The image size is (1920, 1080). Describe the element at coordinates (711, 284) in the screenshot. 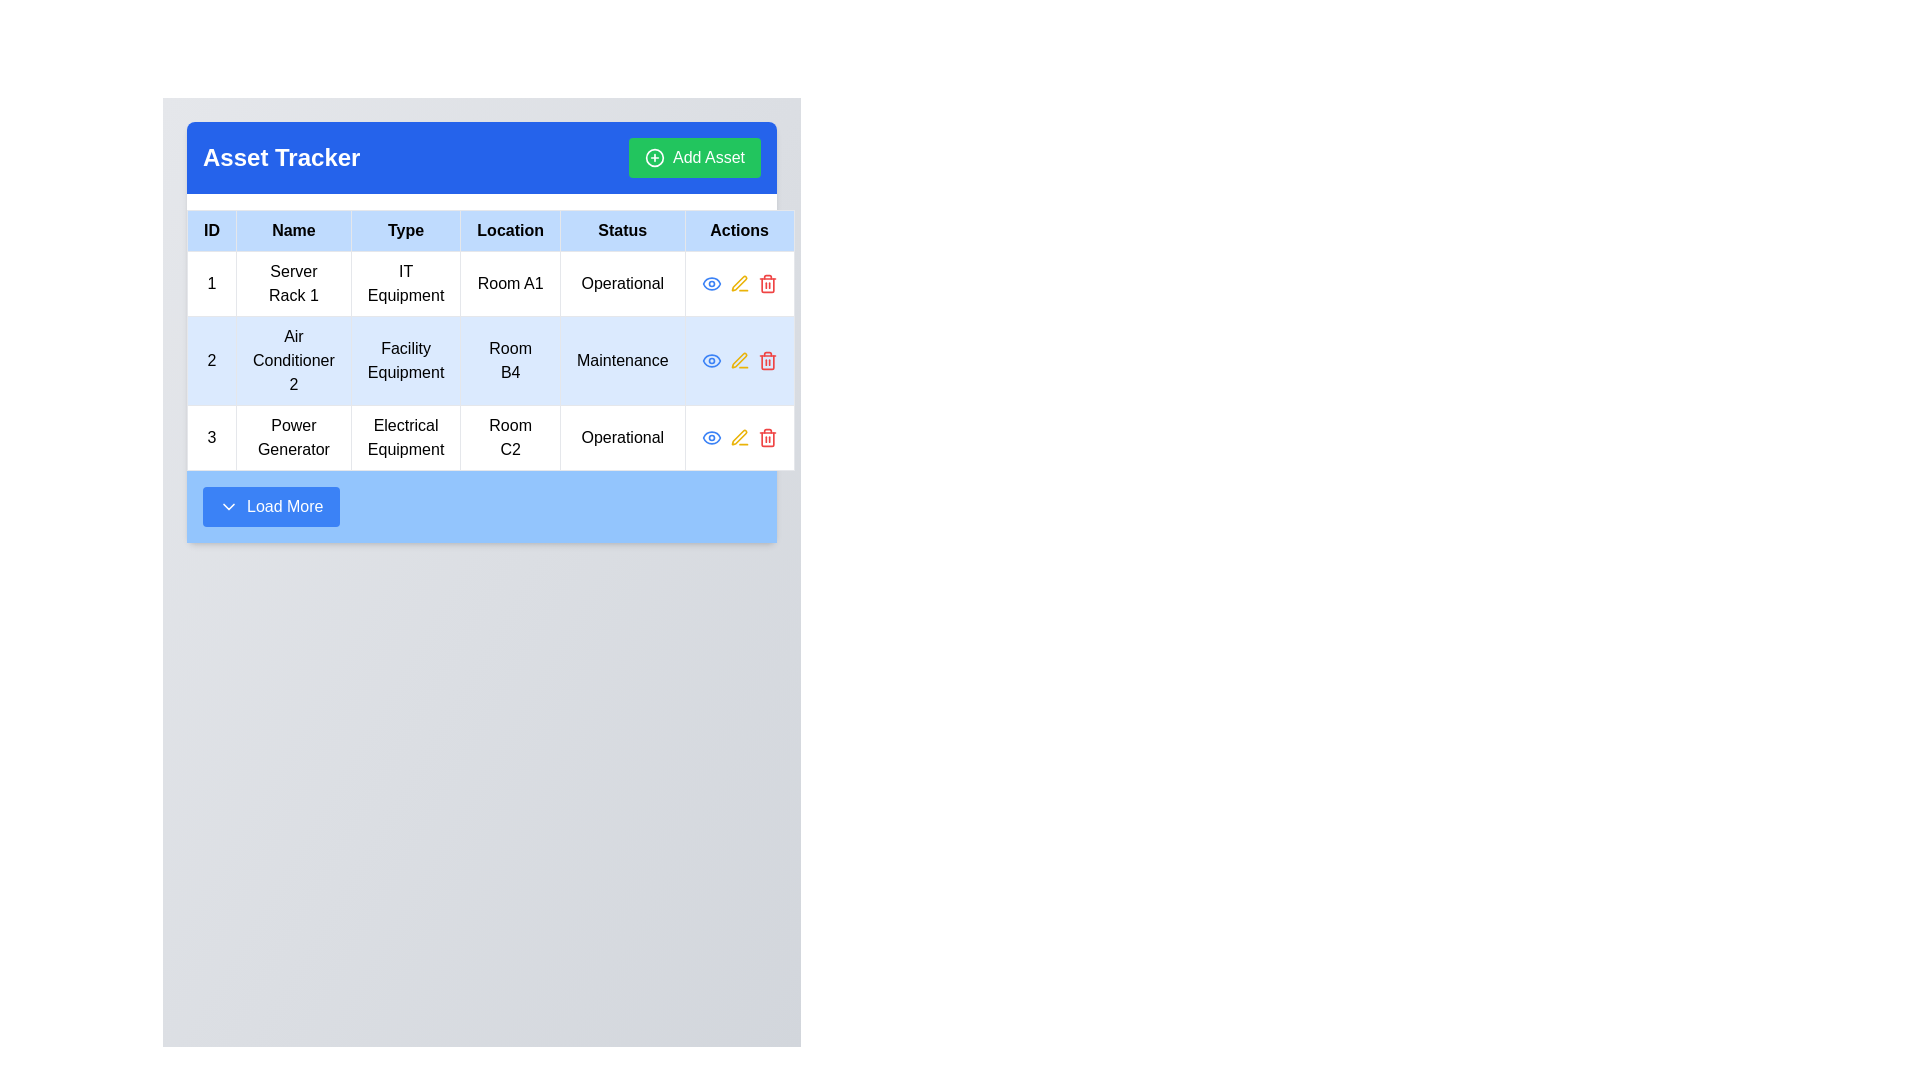

I see `the icon in the 'Actions' column of the second row associated with the 'Air Conditioner 2' item` at that location.